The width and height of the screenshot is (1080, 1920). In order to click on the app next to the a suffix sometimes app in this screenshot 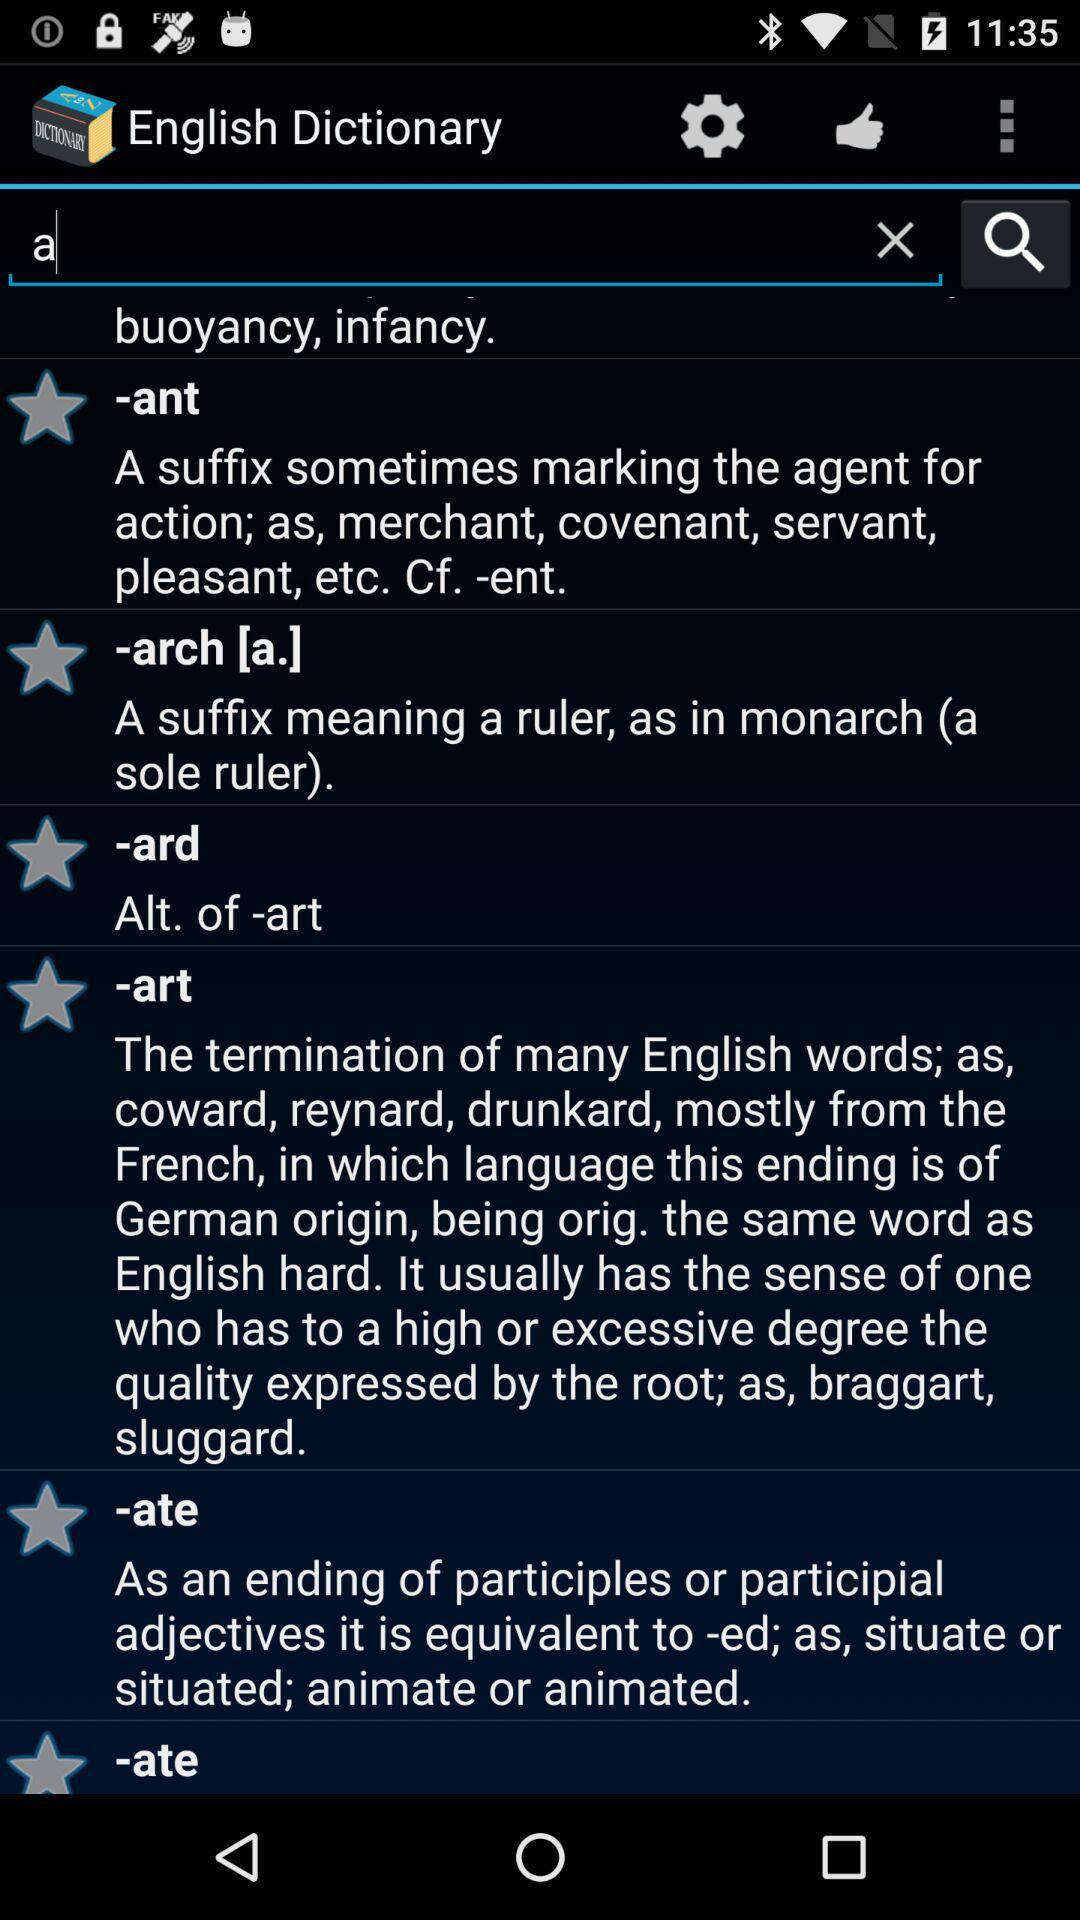, I will do `click(53, 657)`.